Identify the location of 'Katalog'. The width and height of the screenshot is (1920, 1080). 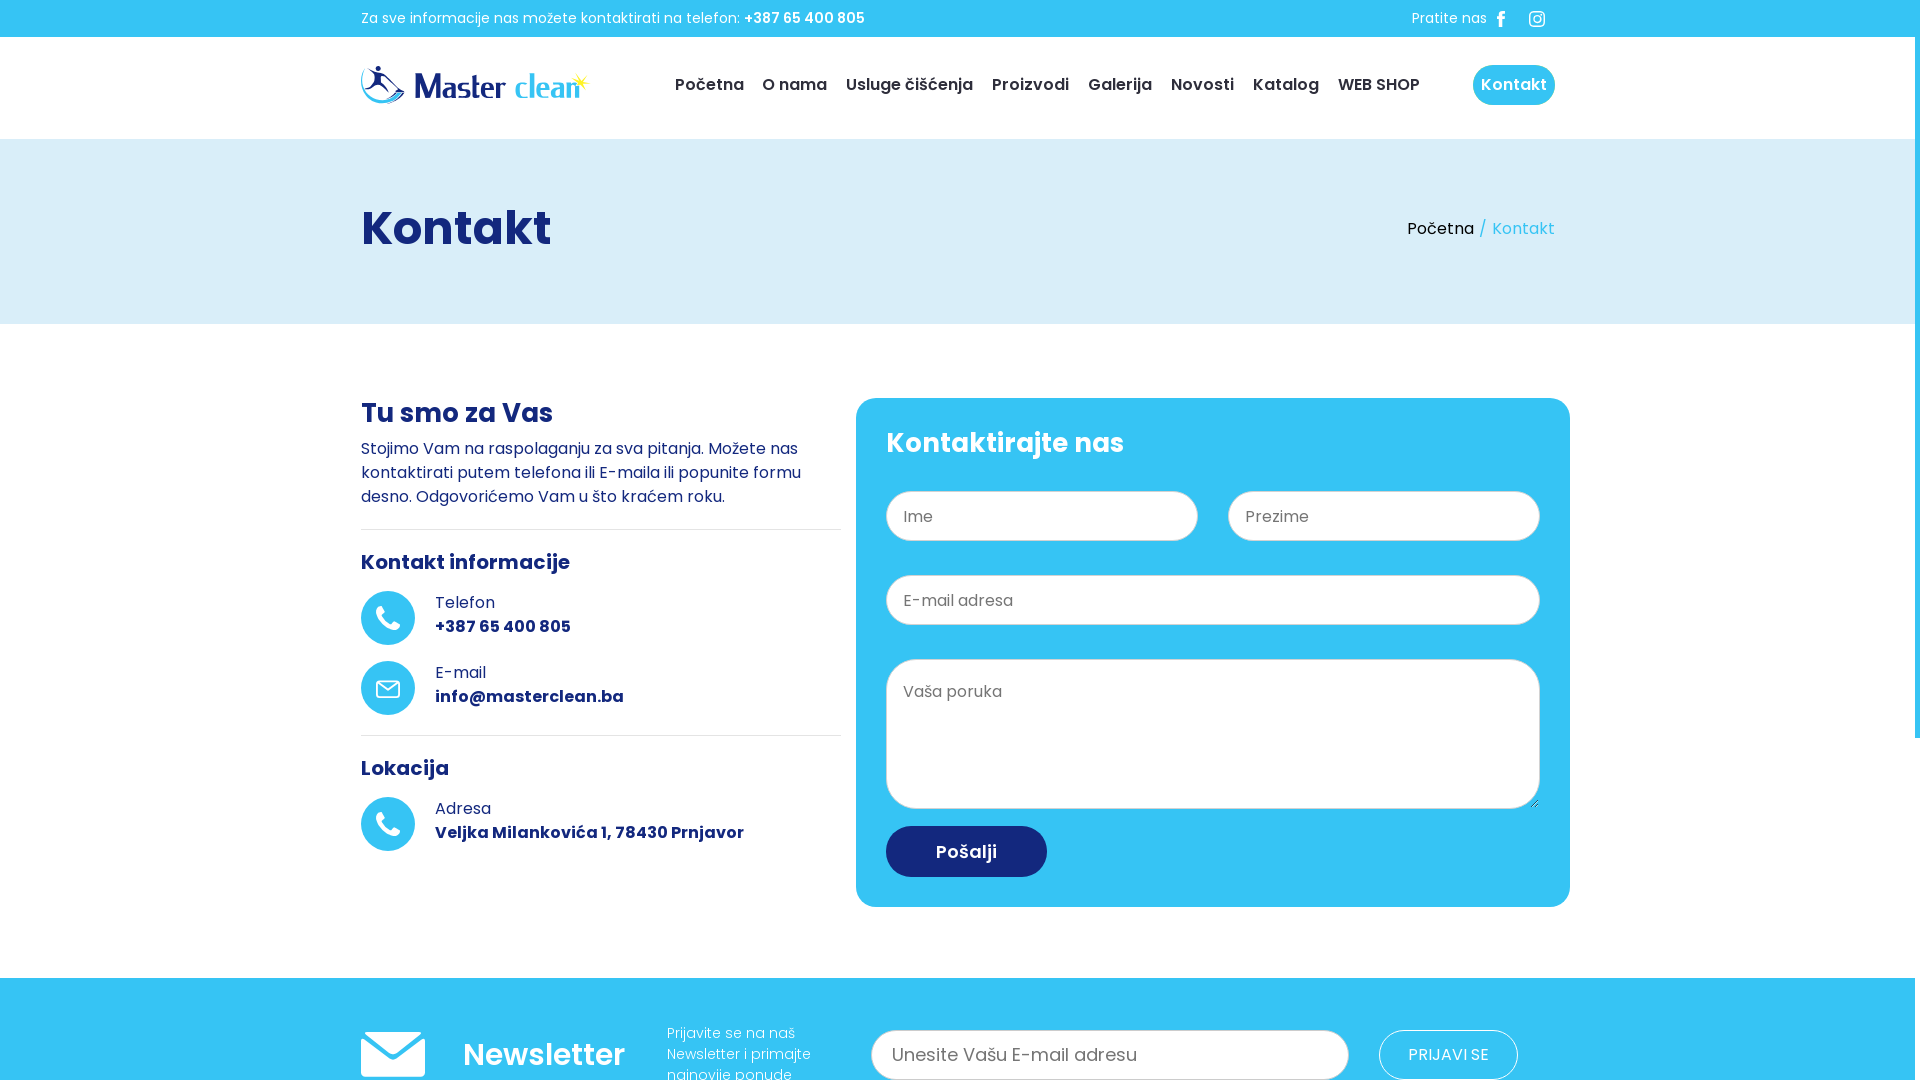
(1286, 83).